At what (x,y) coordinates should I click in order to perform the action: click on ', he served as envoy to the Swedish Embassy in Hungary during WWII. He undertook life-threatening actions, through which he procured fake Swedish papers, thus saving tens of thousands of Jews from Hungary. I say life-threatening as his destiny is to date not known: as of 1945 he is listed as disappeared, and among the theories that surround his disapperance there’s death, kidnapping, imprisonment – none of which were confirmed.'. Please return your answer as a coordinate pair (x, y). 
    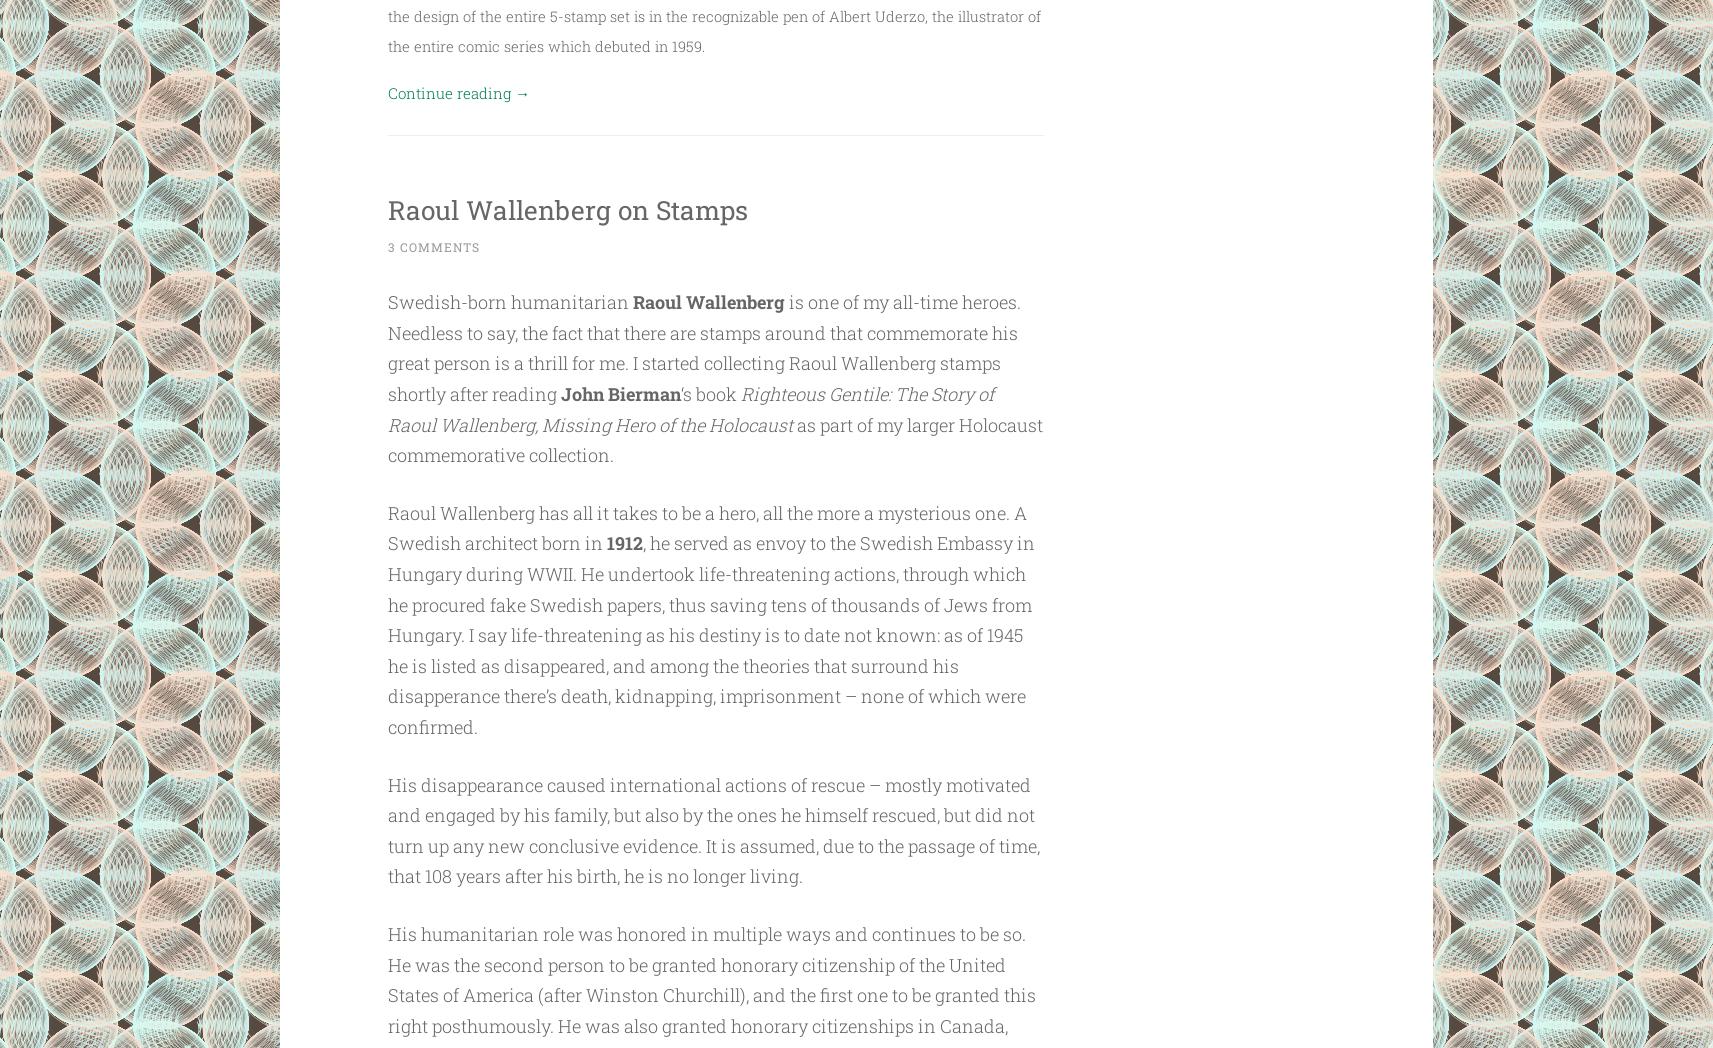
    Looking at the image, I should click on (710, 633).